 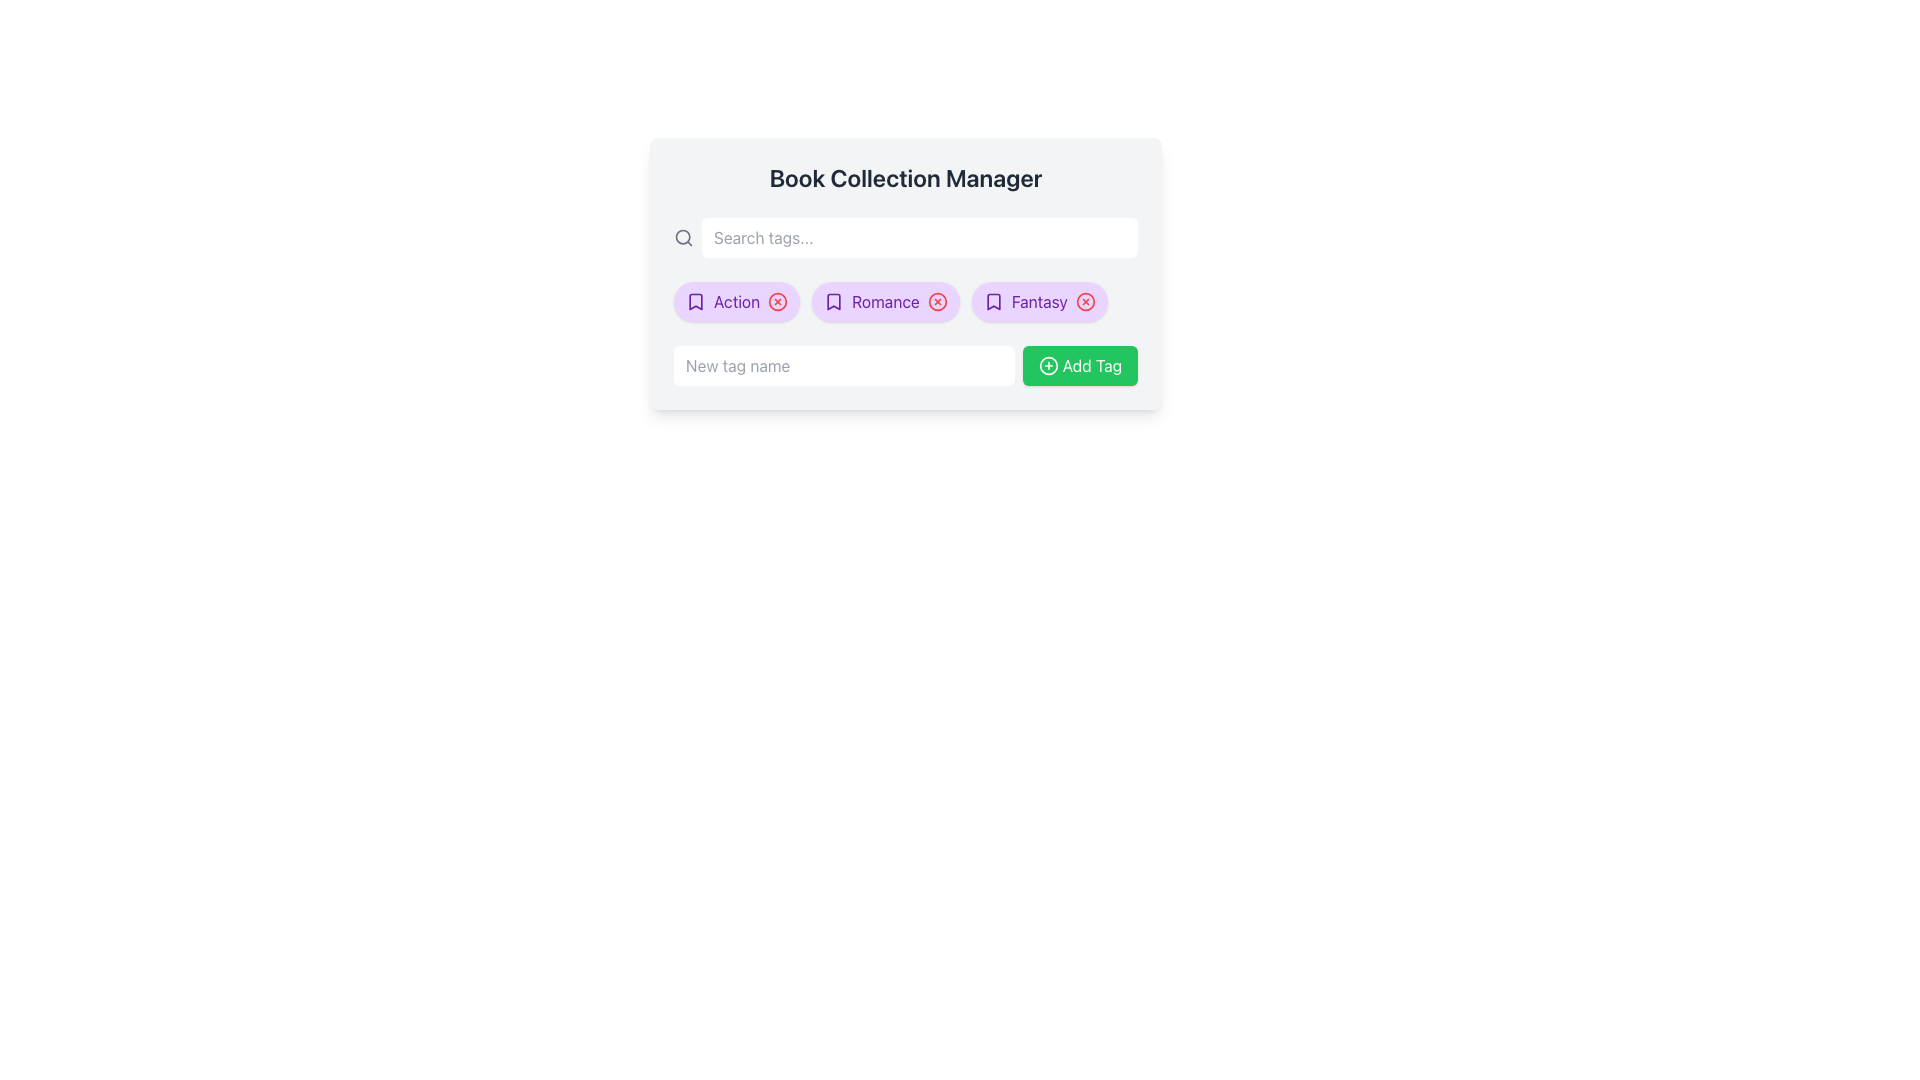 What do you see at coordinates (696, 301) in the screenshot?
I see `the bookmark icon with a purple outline located within the rectangular capsule labeled 'Action.'` at bounding box center [696, 301].